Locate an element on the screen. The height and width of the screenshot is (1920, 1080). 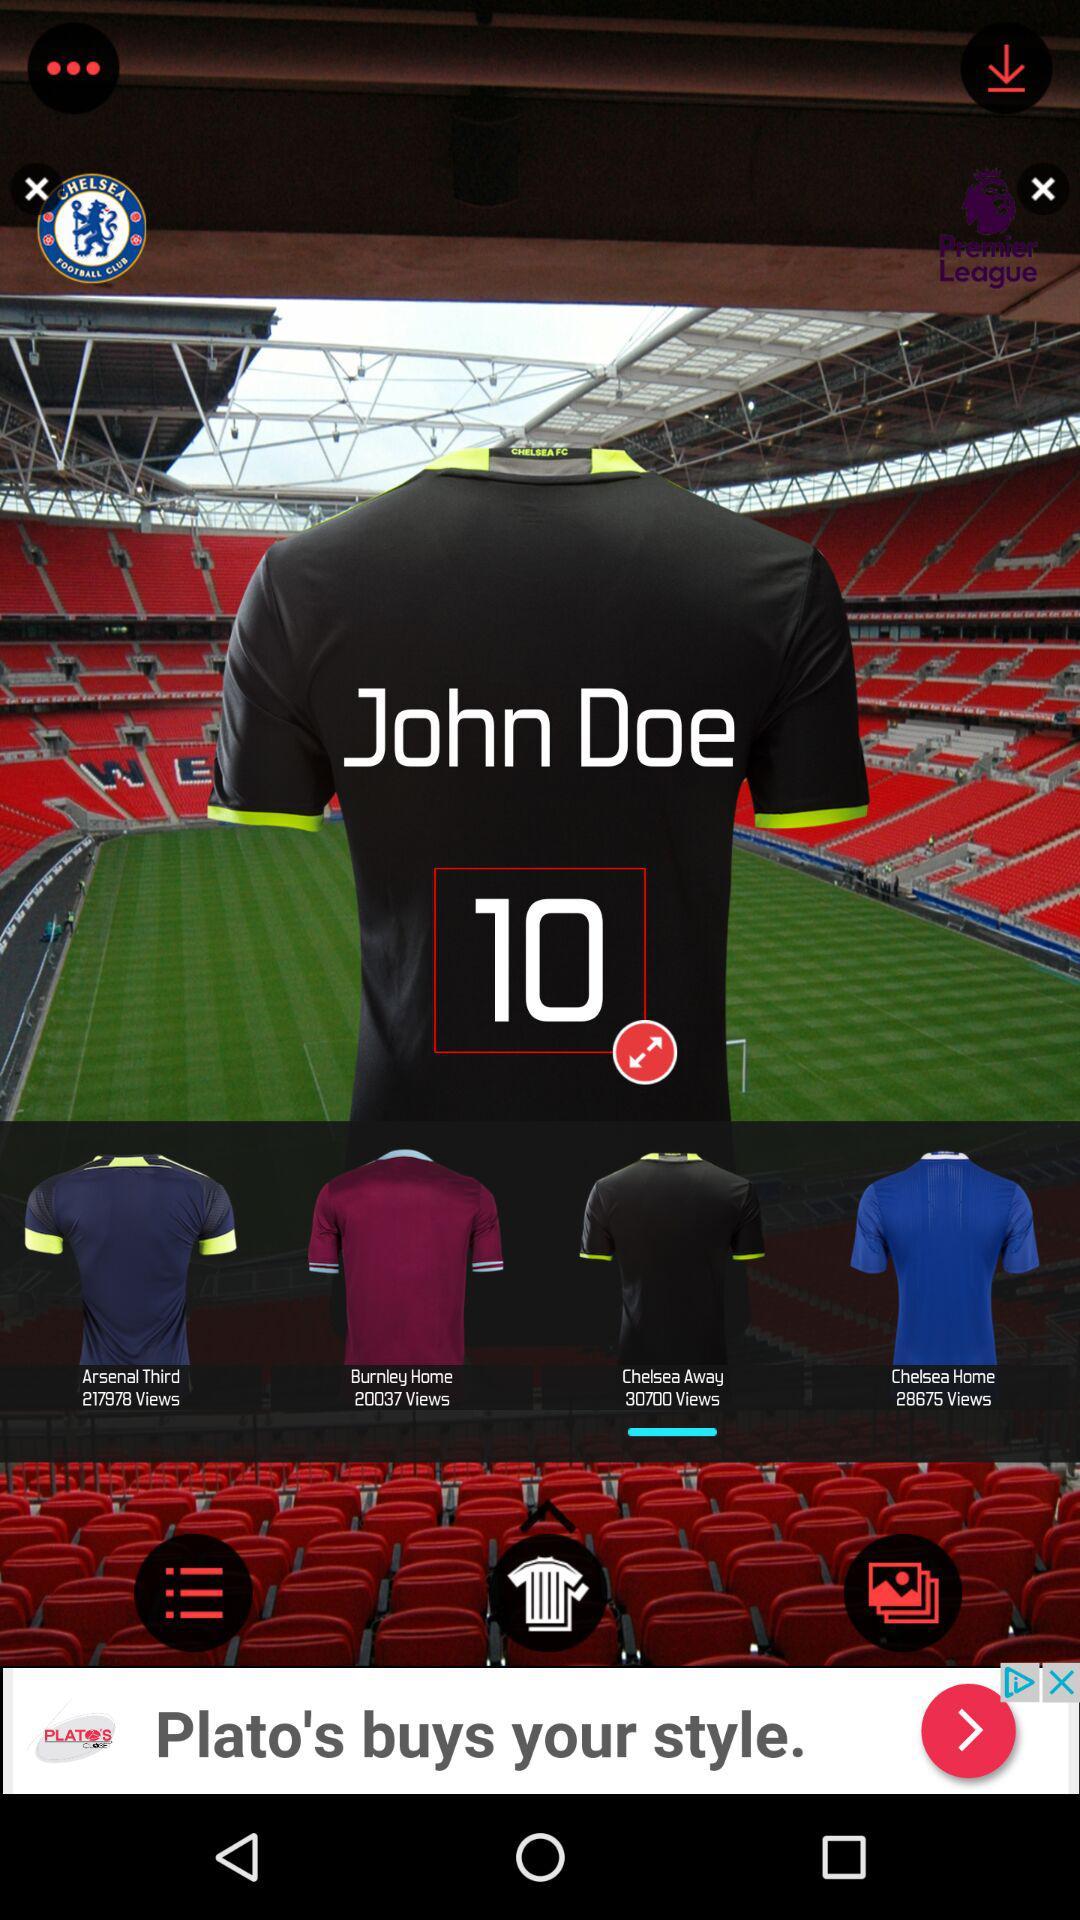
the close icon is located at coordinates (31, 188).